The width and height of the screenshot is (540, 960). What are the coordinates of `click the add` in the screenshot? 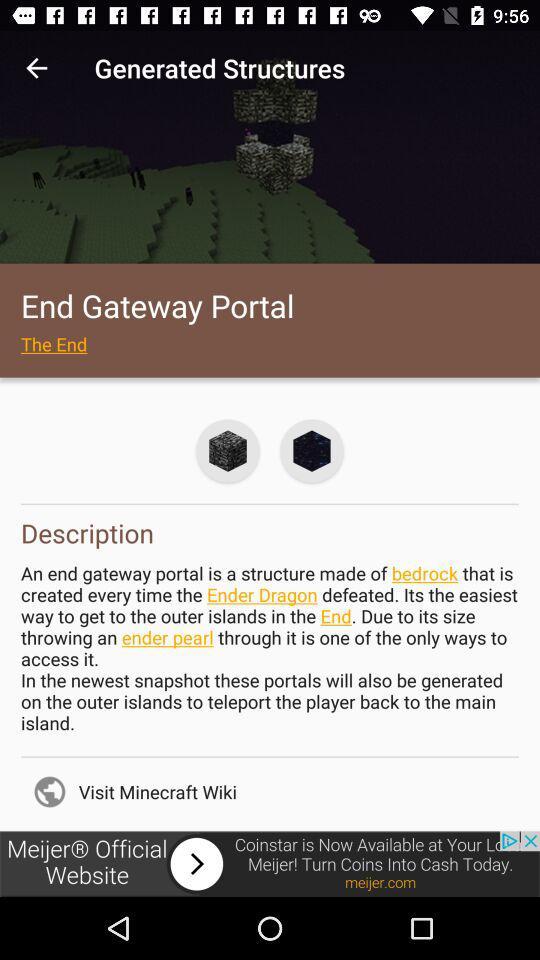 It's located at (270, 863).